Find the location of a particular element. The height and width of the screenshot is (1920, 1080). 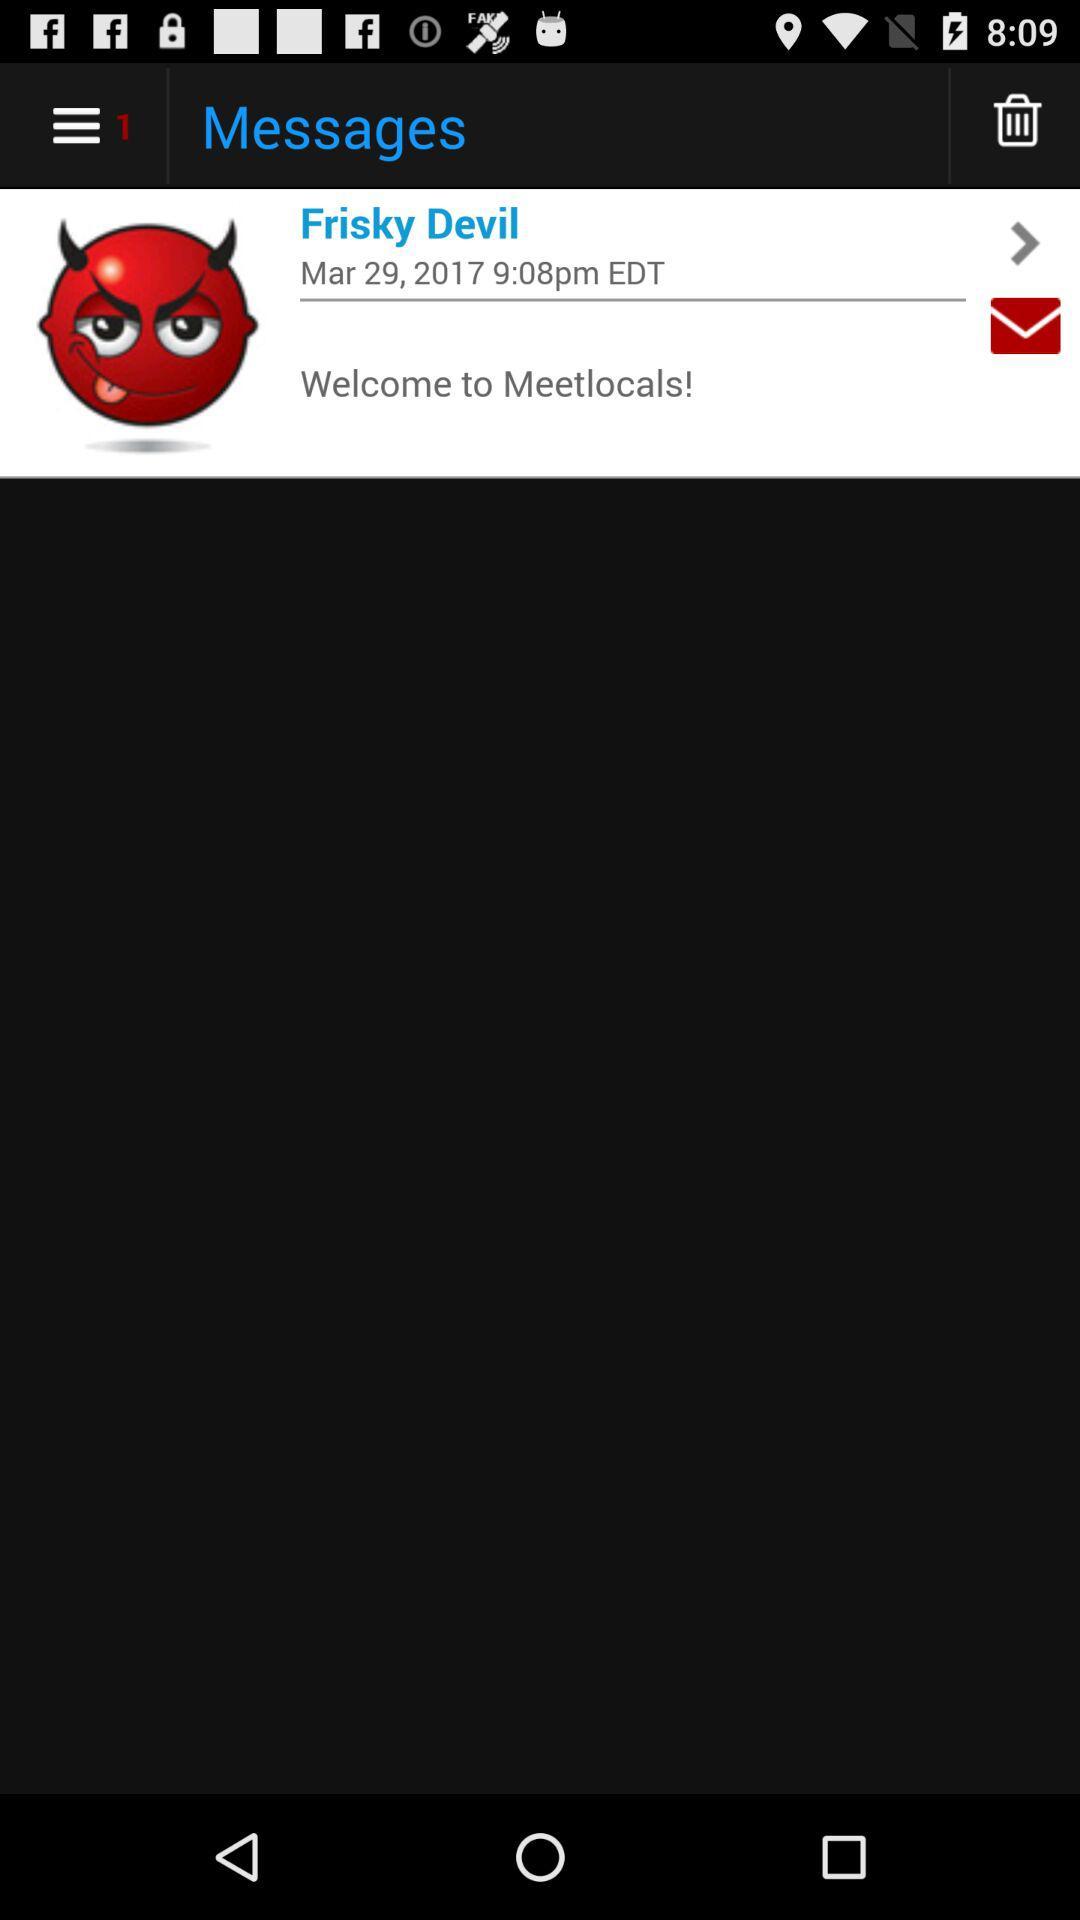

the app below the messages icon is located at coordinates (632, 222).